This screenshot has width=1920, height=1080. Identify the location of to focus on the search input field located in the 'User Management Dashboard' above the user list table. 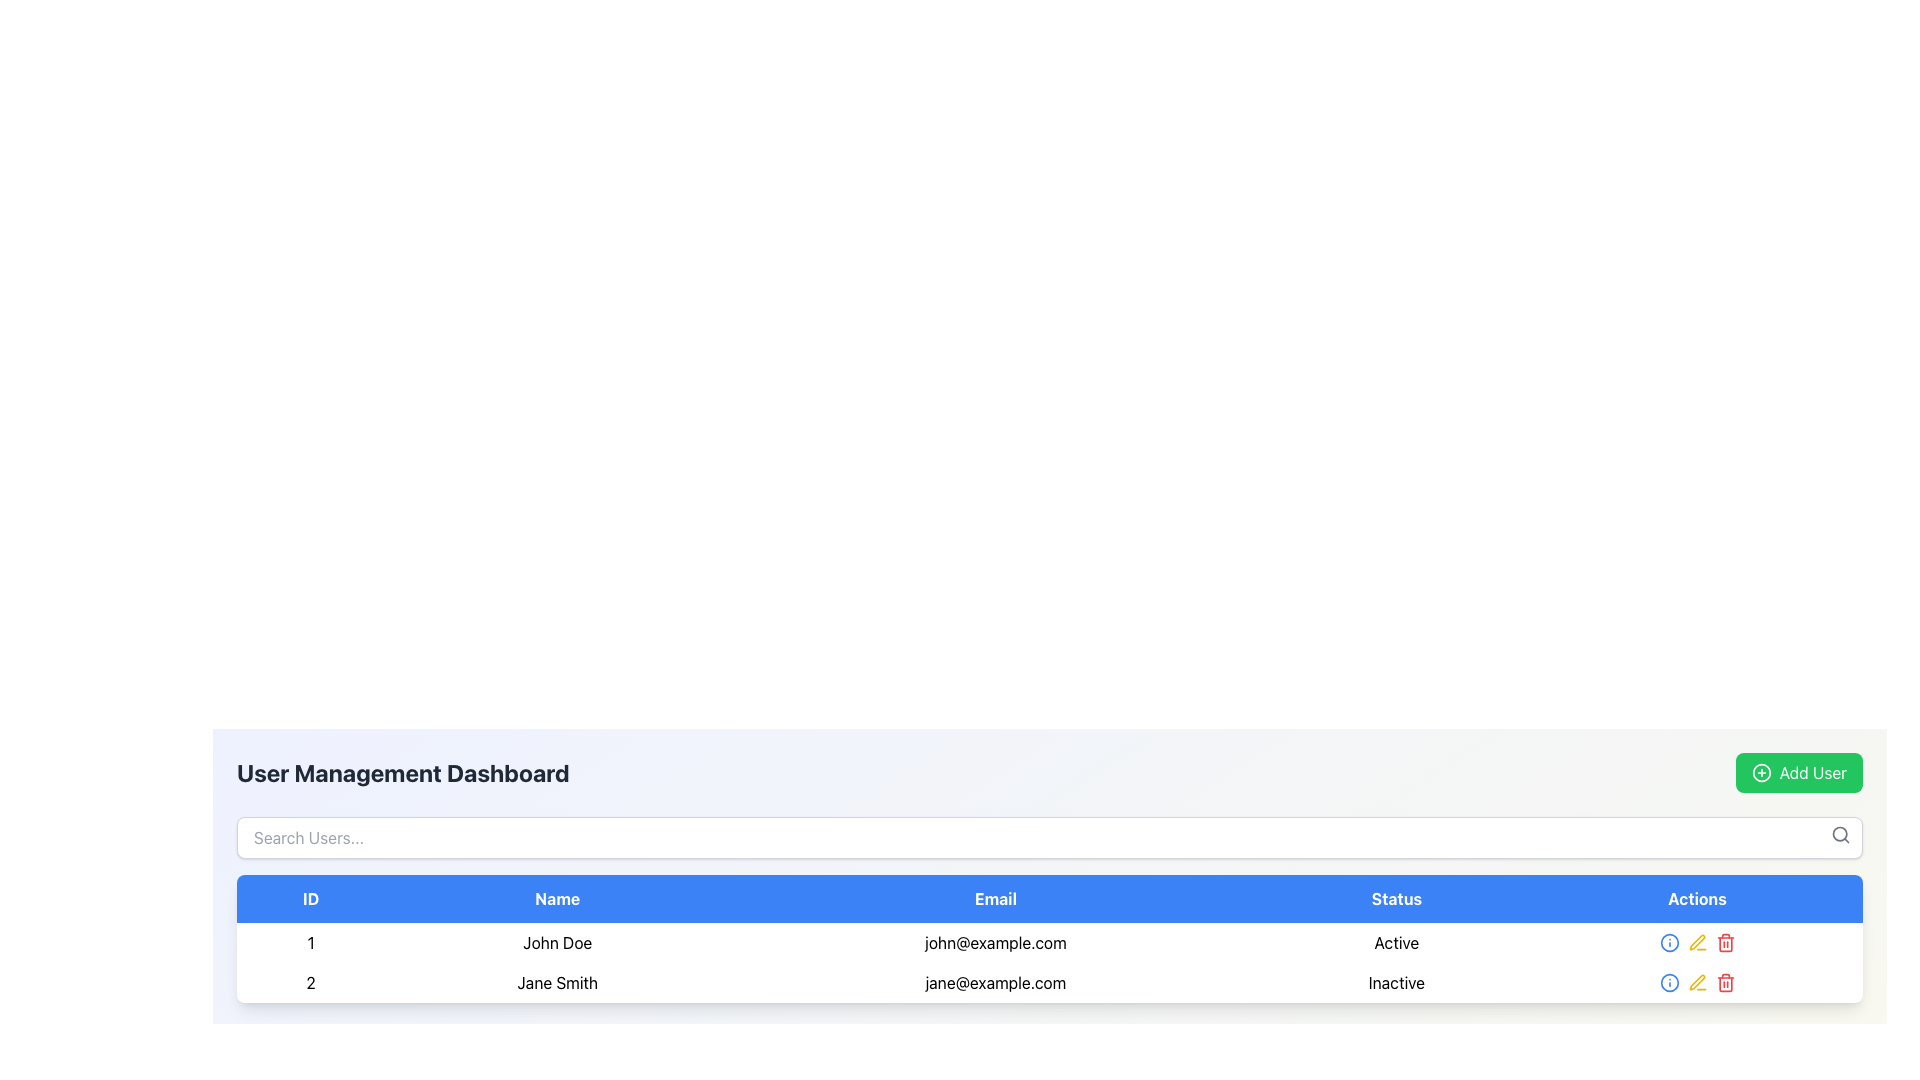
(1049, 837).